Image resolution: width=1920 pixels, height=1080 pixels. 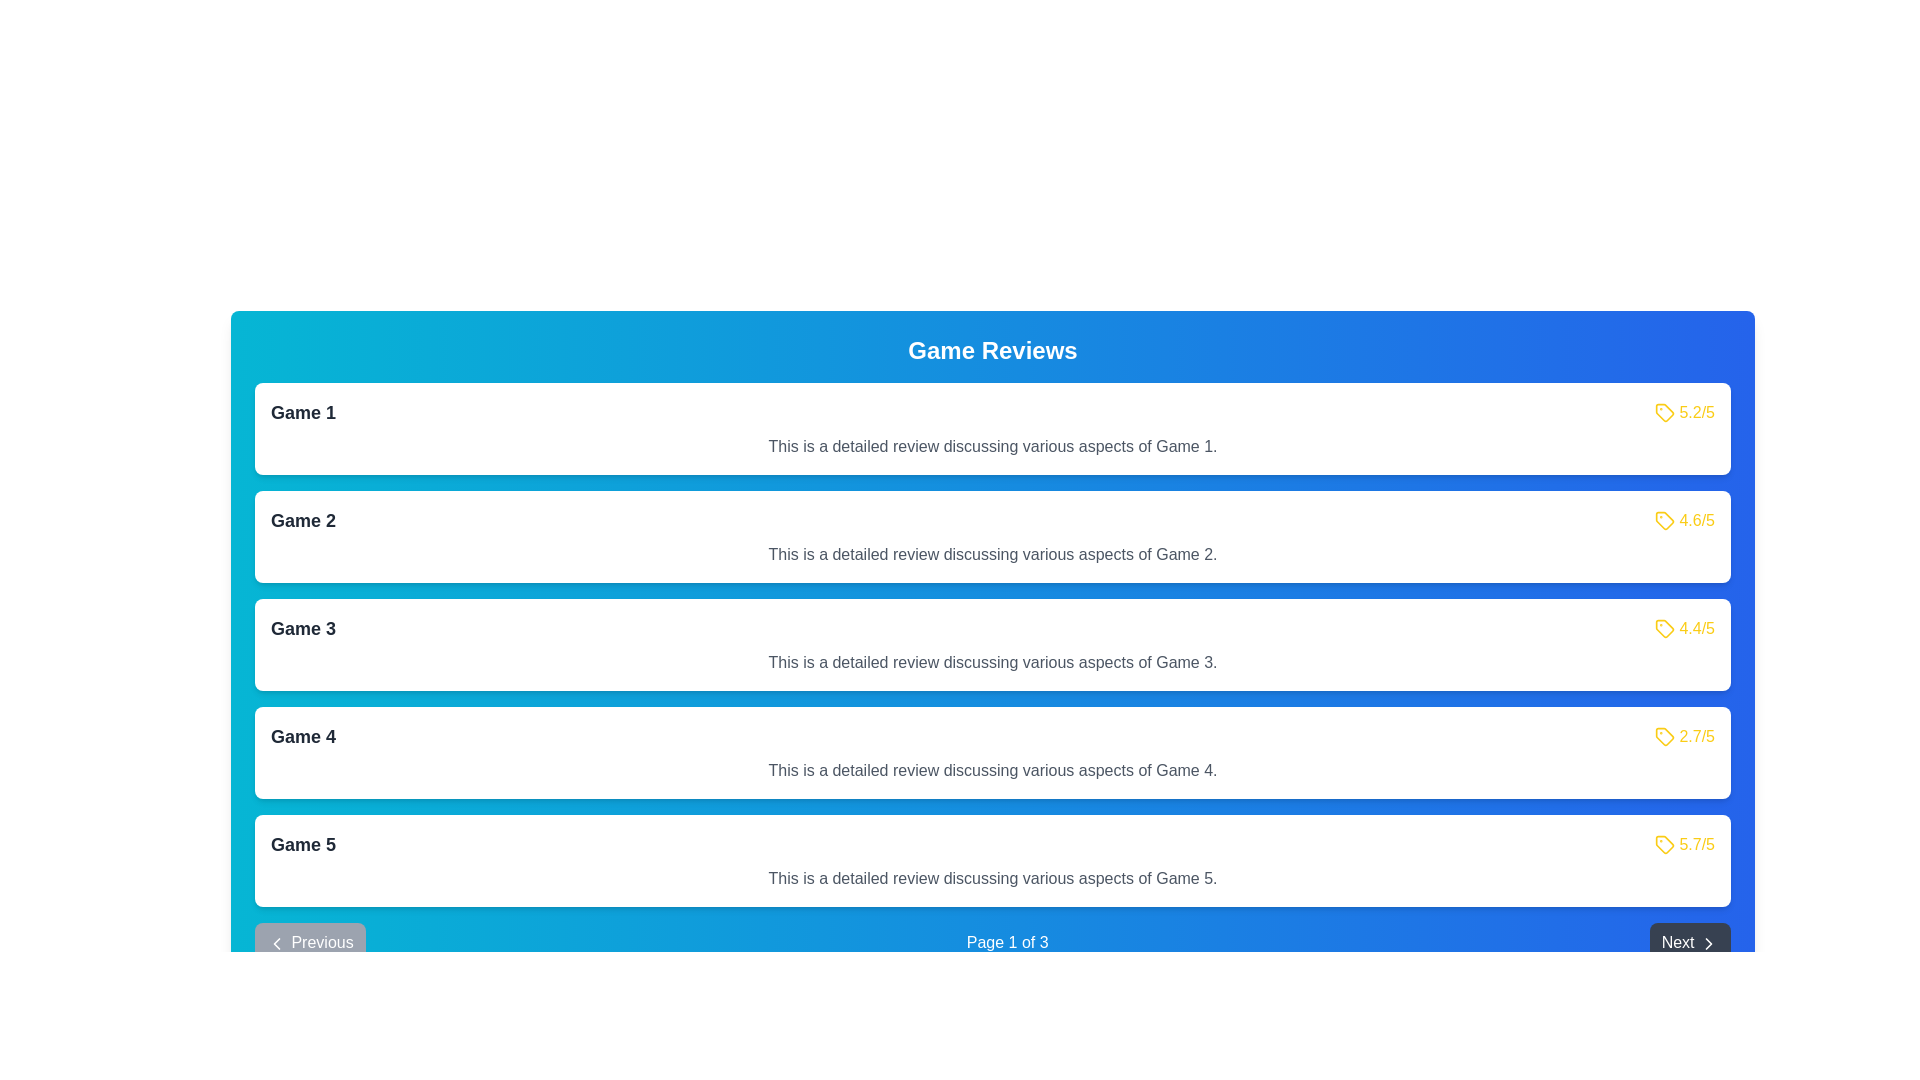 What do you see at coordinates (1665, 844) in the screenshot?
I see `the tag icon in the rating section of the fifth game review row, located in the bottom-right corner of the interface` at bounding box center [1665, 844].